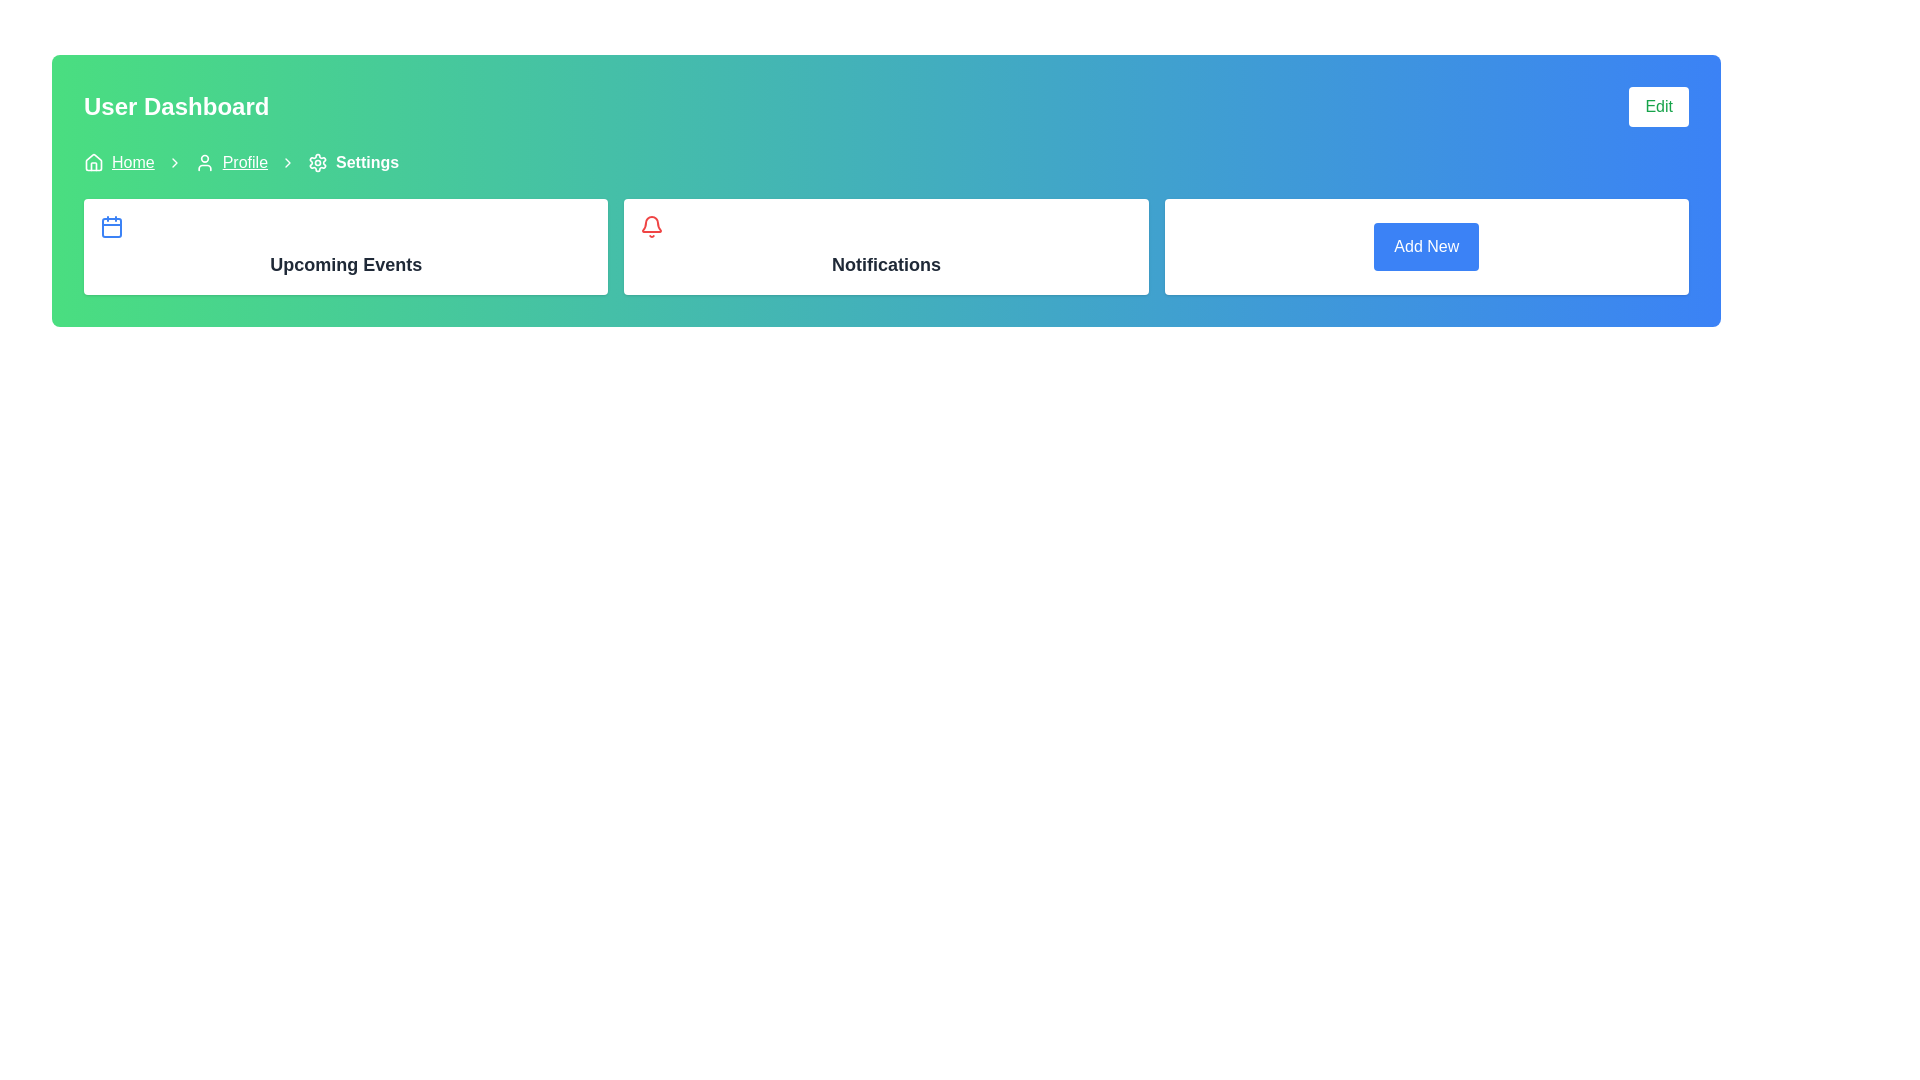 The height and width of the screenshot is (1080, 1920). I want to click on the house icon in the breadcrumb navigation bar, so click(93, 161).